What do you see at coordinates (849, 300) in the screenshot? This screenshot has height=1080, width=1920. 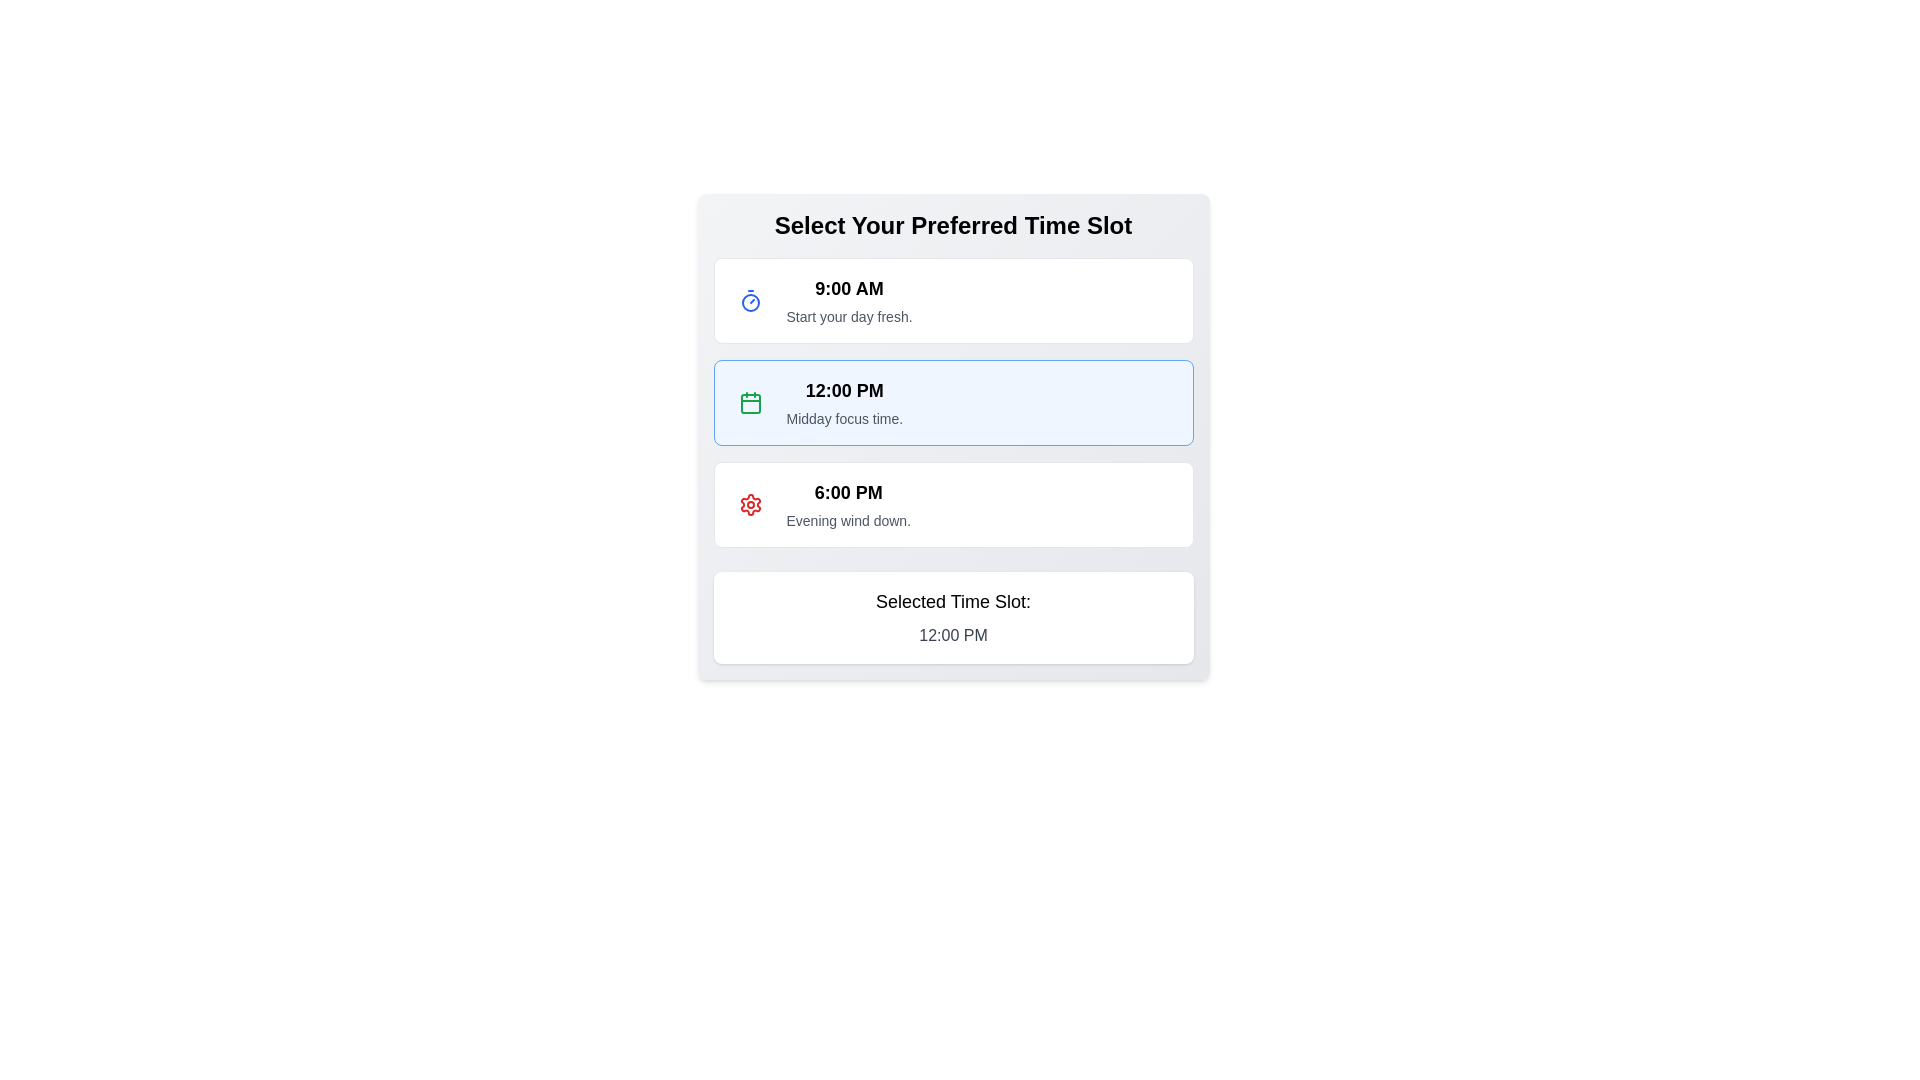 I see `the text block displaying '9:00 AM'` at bounding box center [849, 300].